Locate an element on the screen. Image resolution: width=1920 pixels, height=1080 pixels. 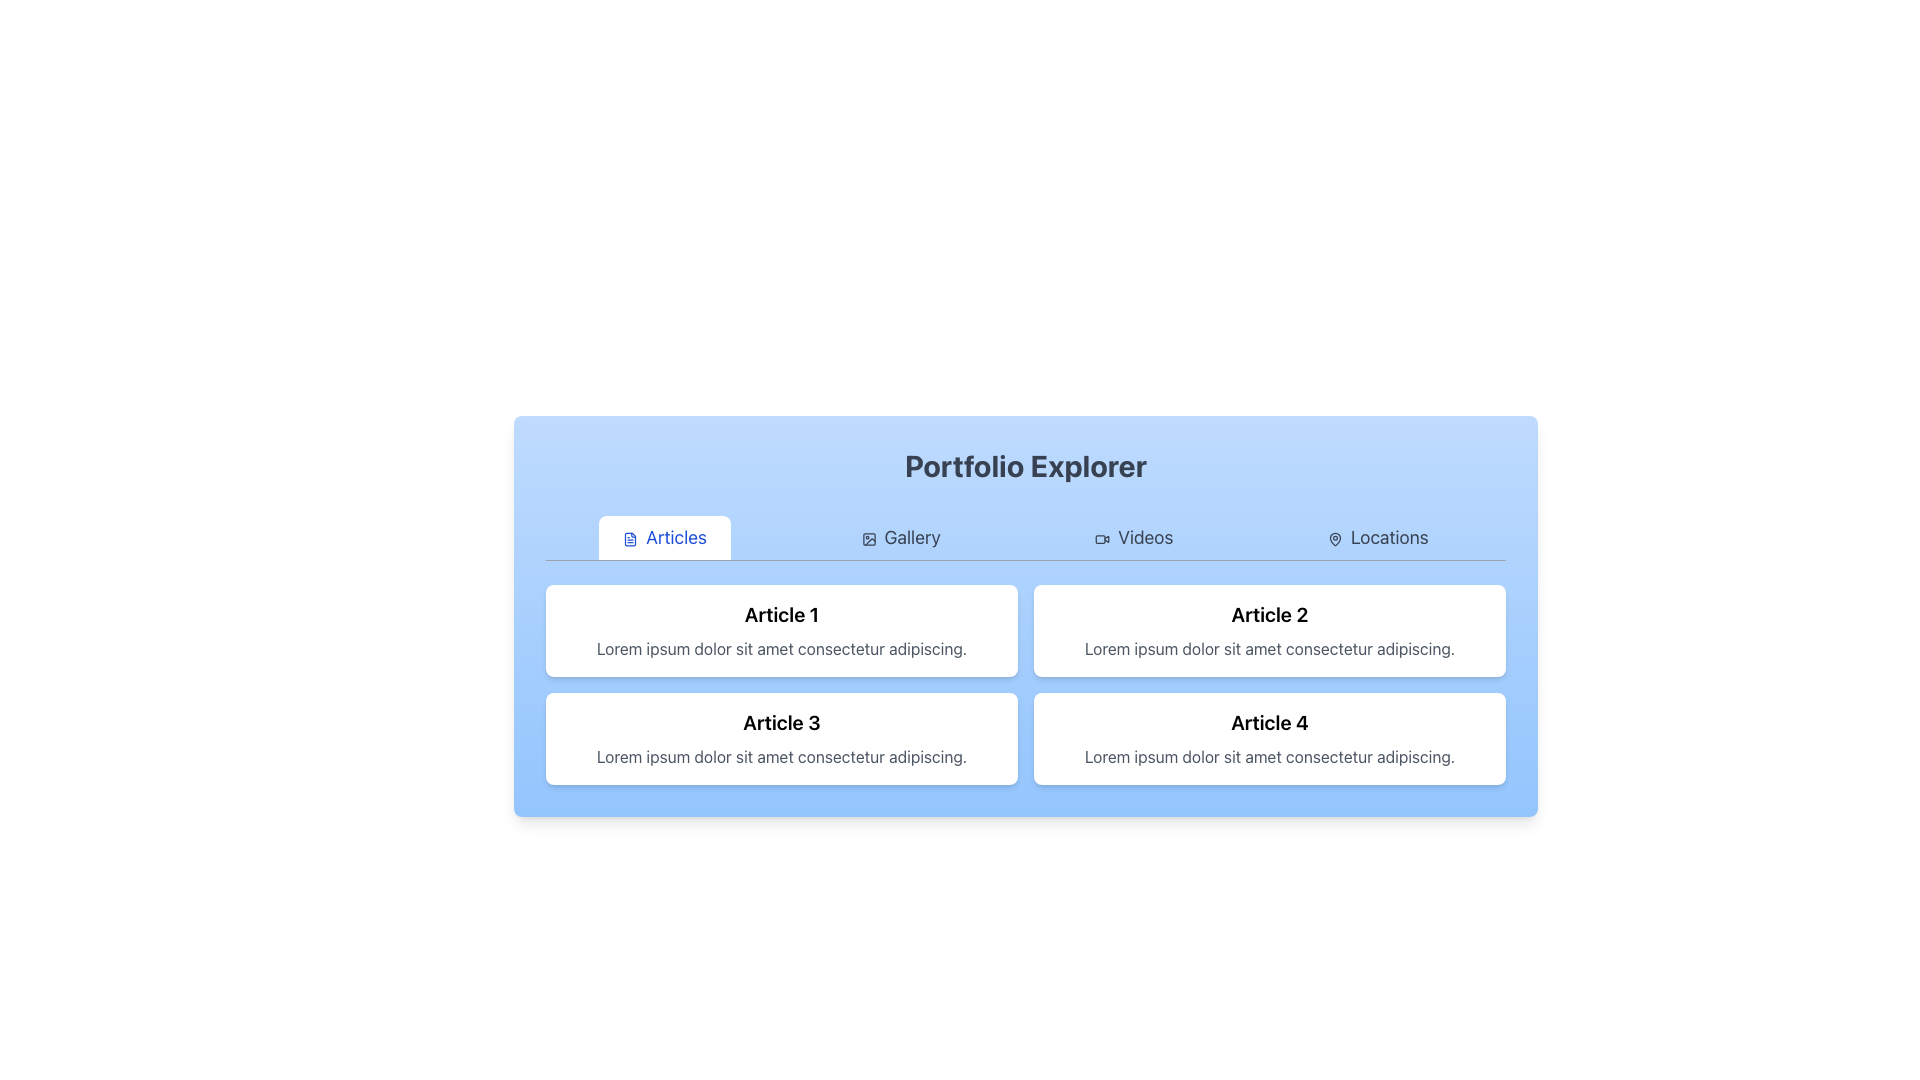
to select the 'Locations' tab represented by a map pin icon in the navigation area of the Portfolio Explorer interface is located at coordinates (1334, 538).